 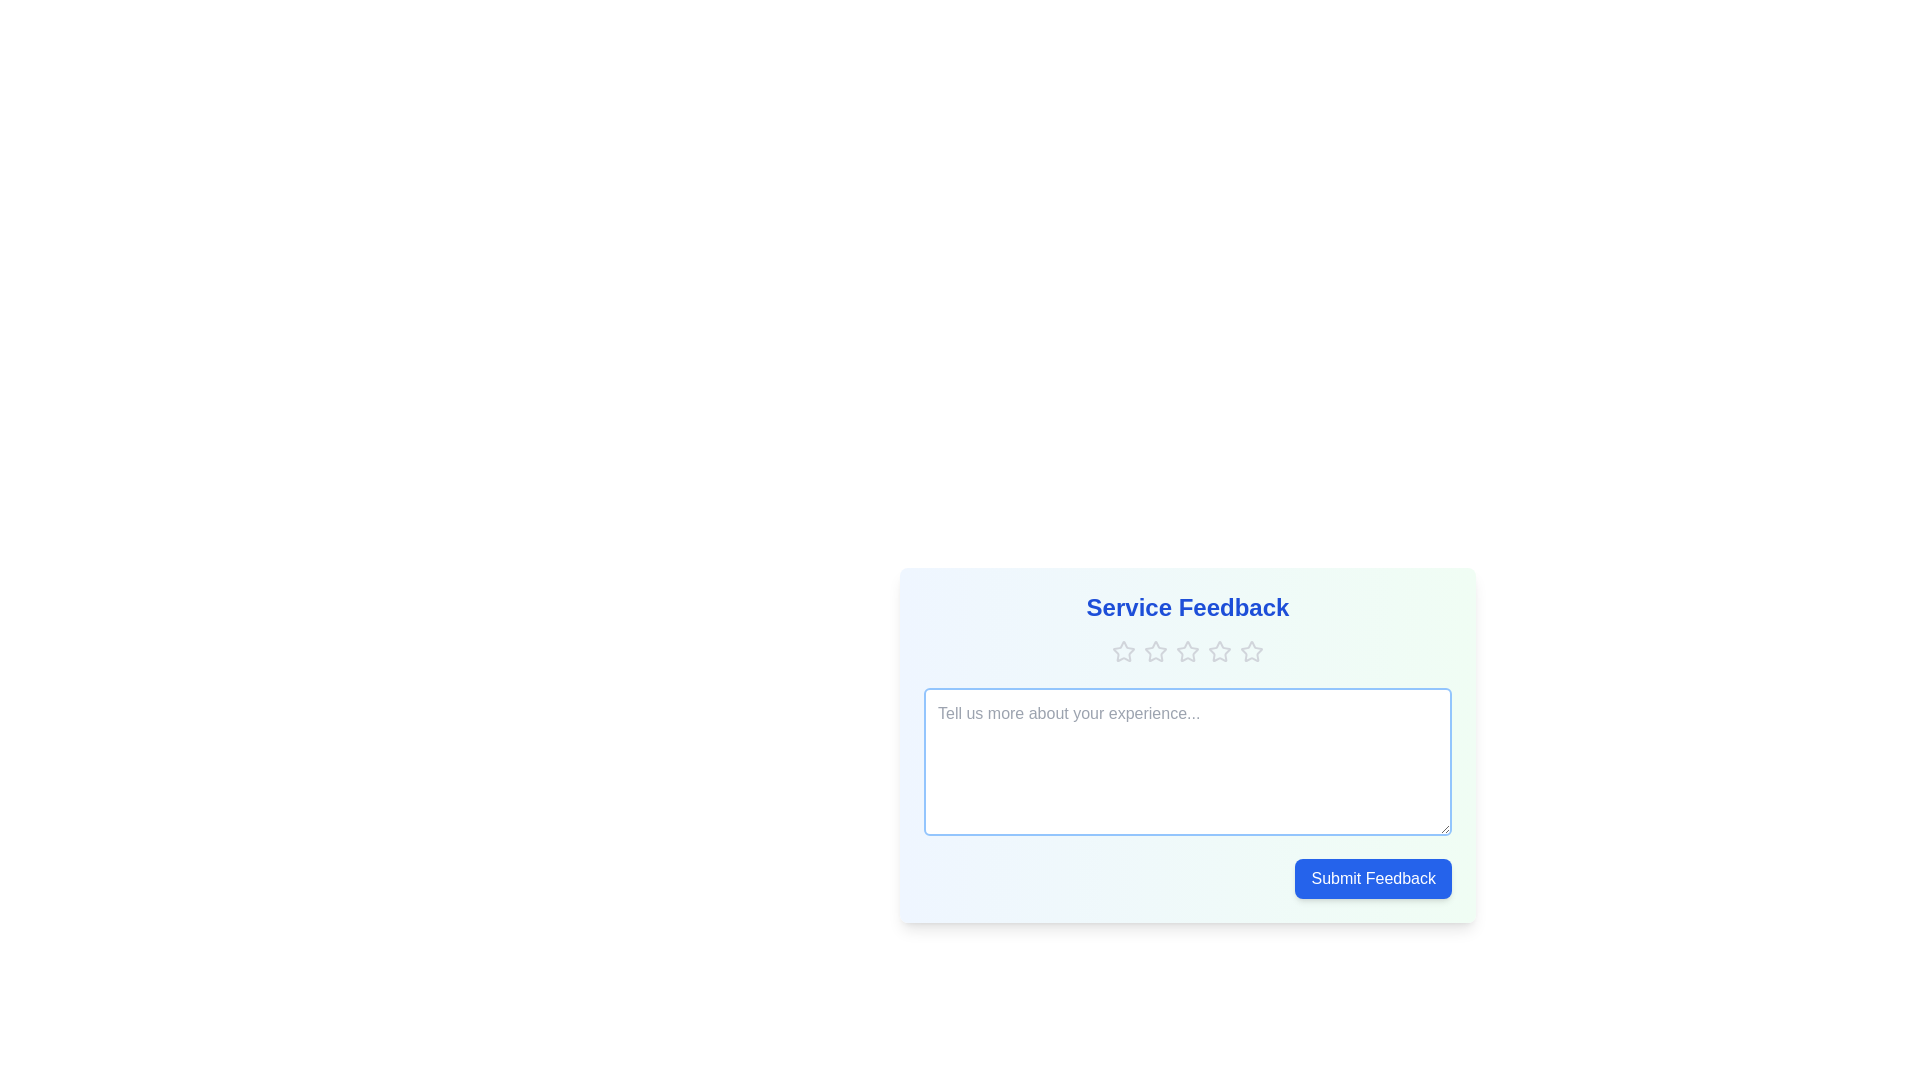 I want to click on the star corresponding to the desired rating 5, so click(x=1251, y=651).